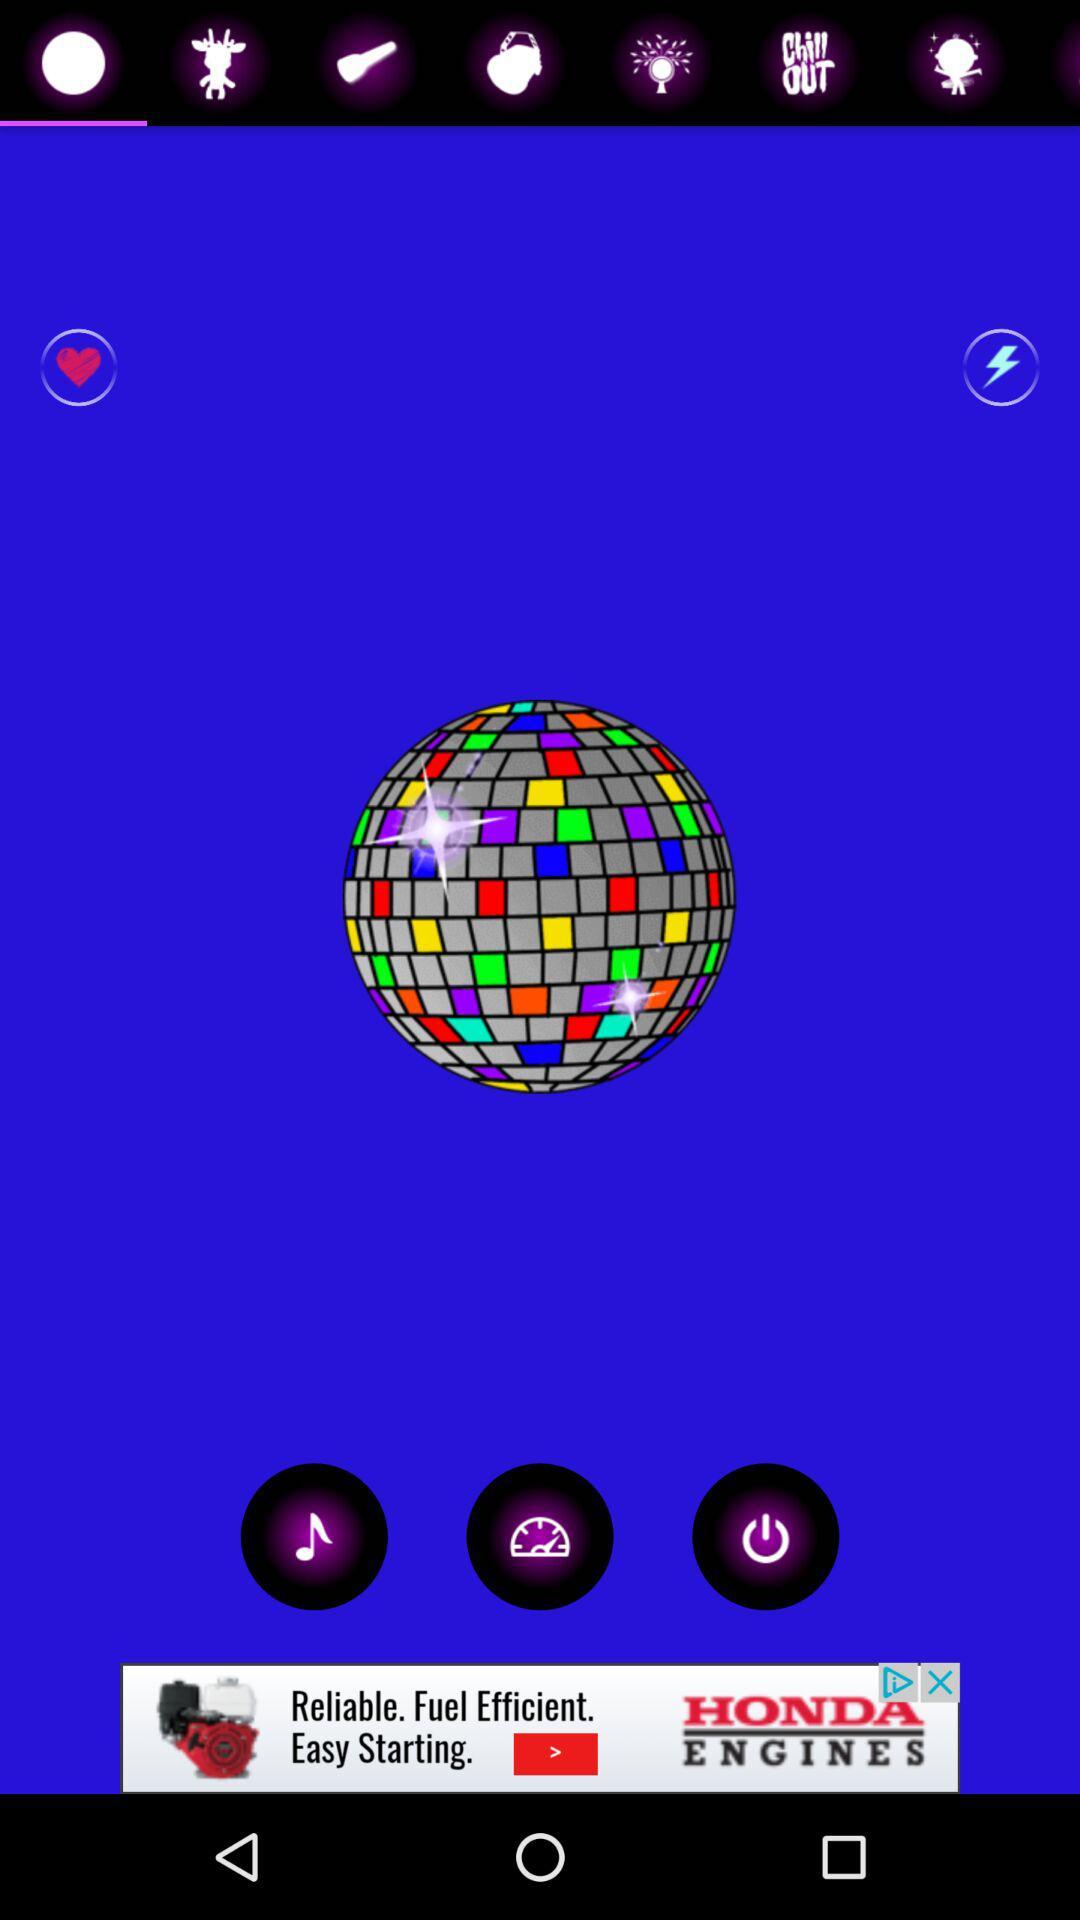  I want to click on advertisement website, so click(540, 1727).